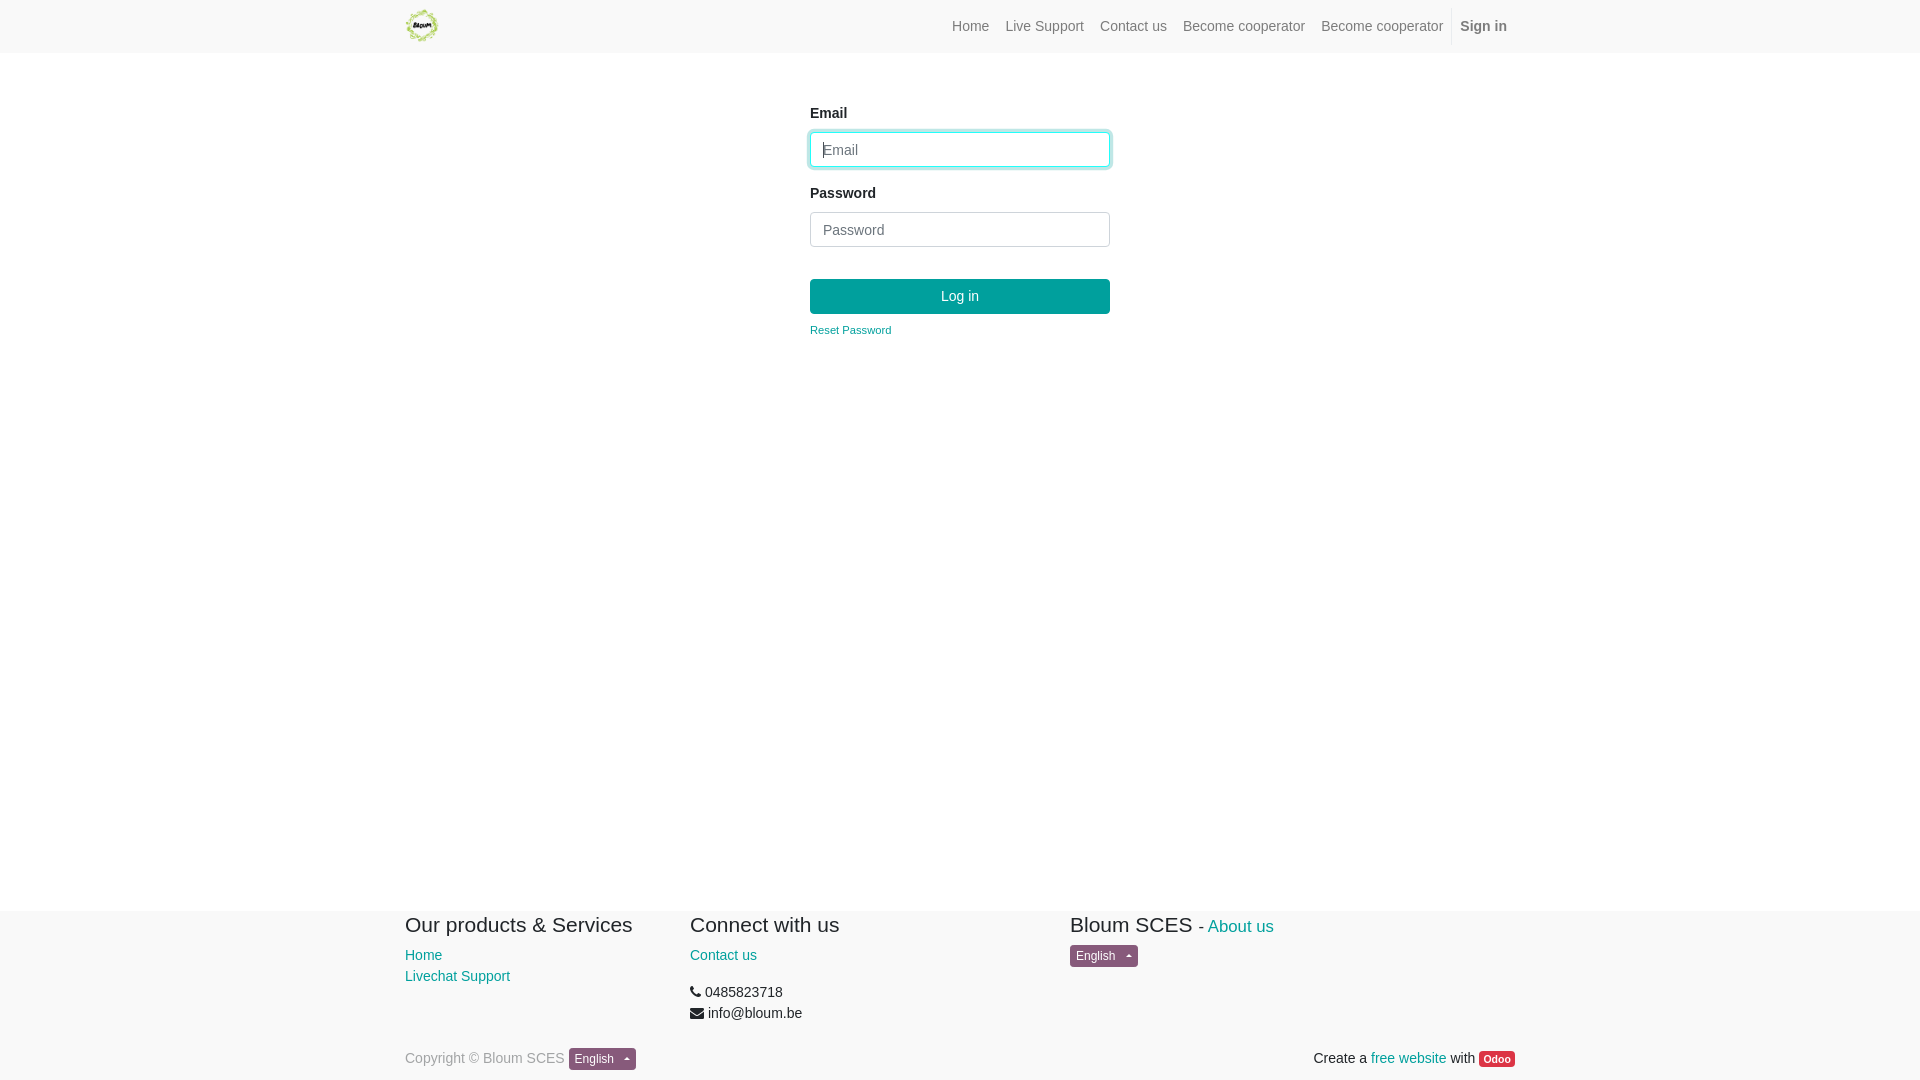 The height and width of the screenshot is (1080, 1920). I want to click on 'English', so click(1103, 955).